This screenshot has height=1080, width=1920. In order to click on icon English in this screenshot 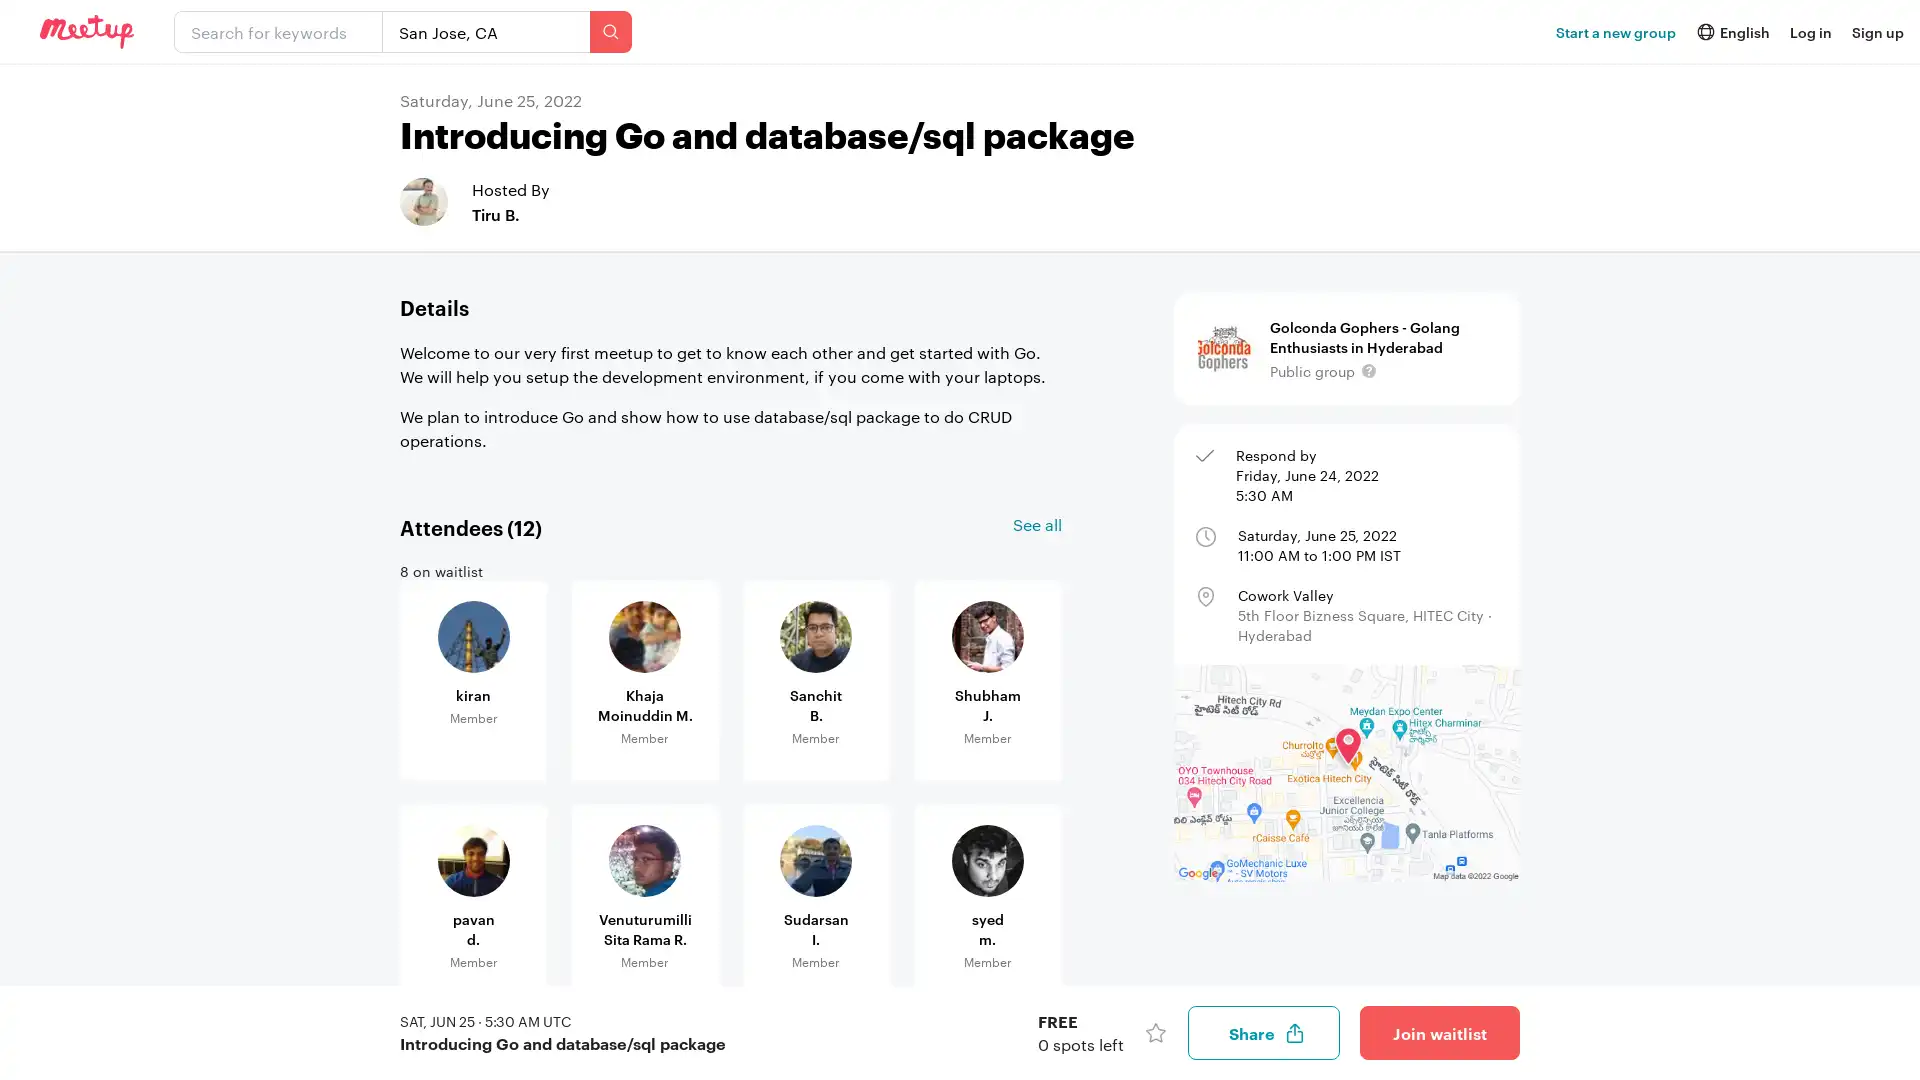, I will do `click(1731, 31)`.